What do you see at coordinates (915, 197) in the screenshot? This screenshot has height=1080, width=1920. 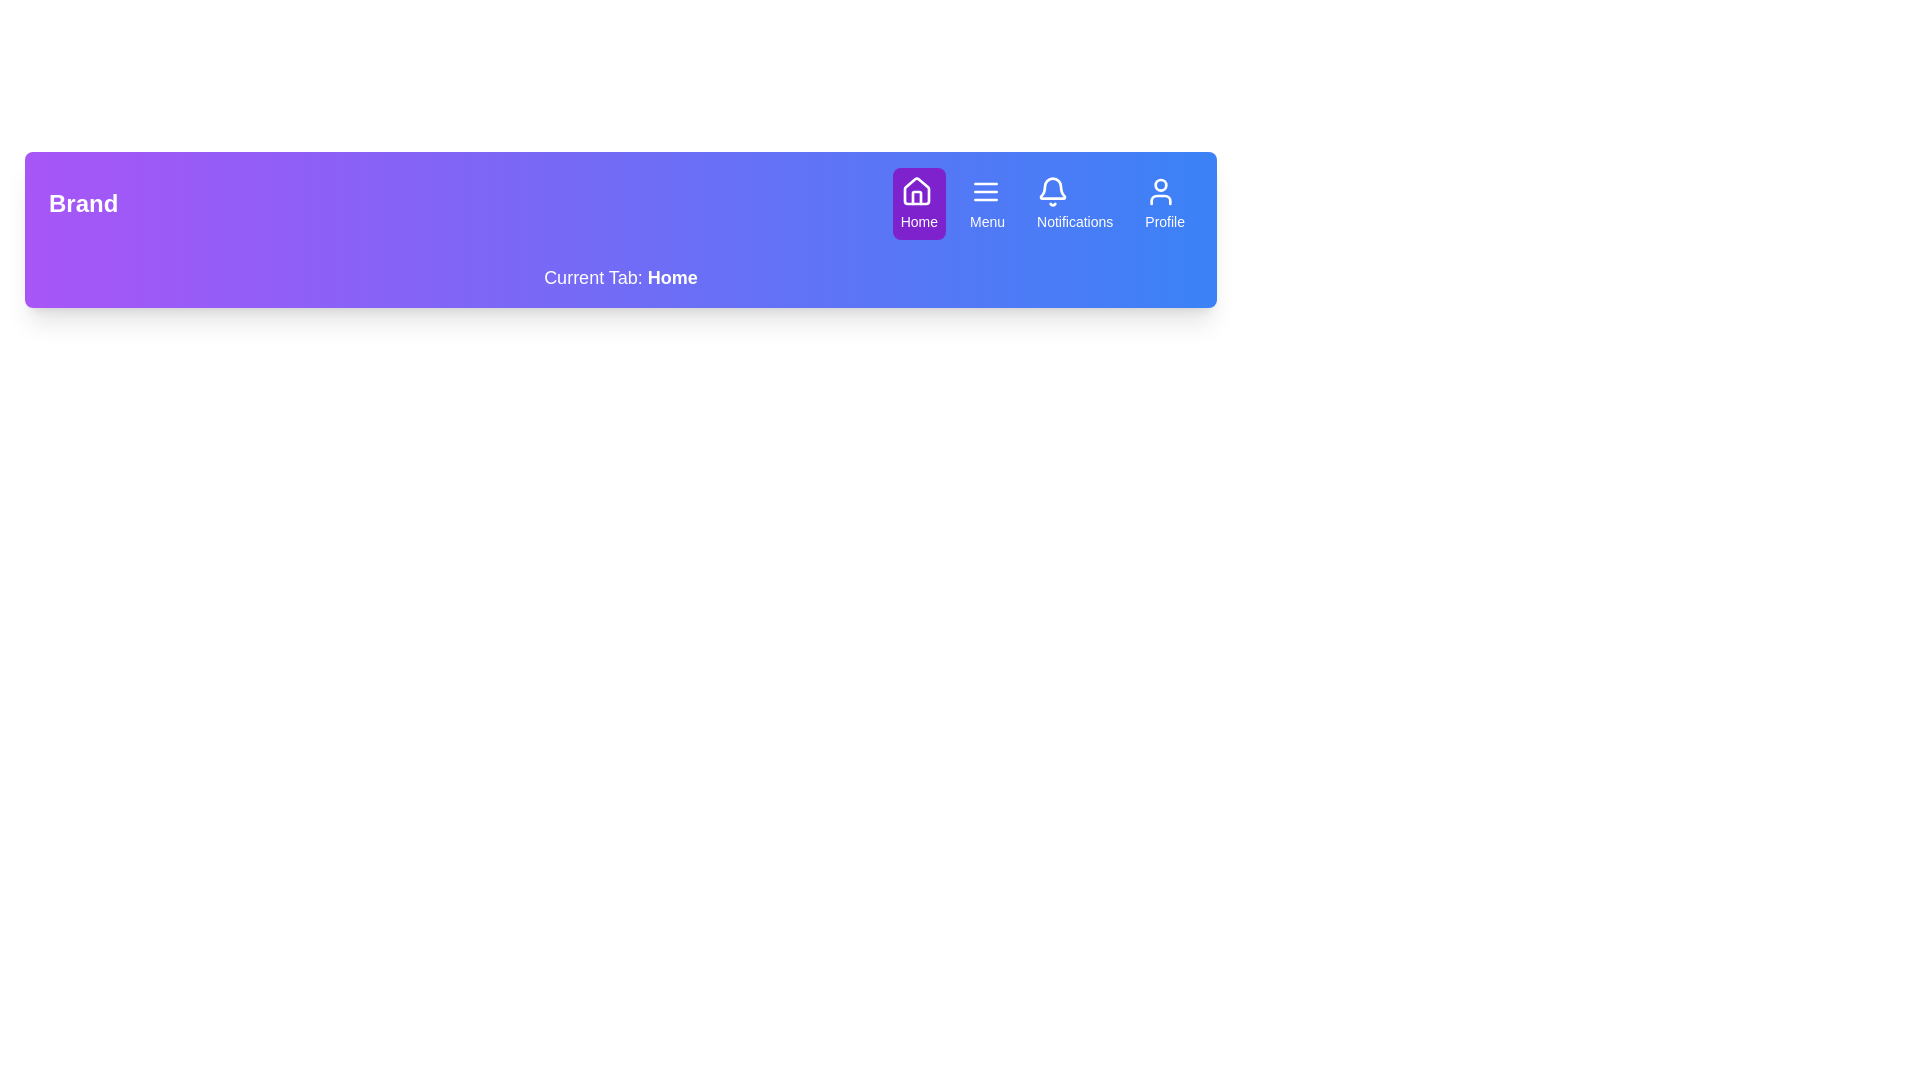 I see `the highlighted 'Home' icon in the navigation bar, indicating the home section of the application` at bounding box center [915, 197].